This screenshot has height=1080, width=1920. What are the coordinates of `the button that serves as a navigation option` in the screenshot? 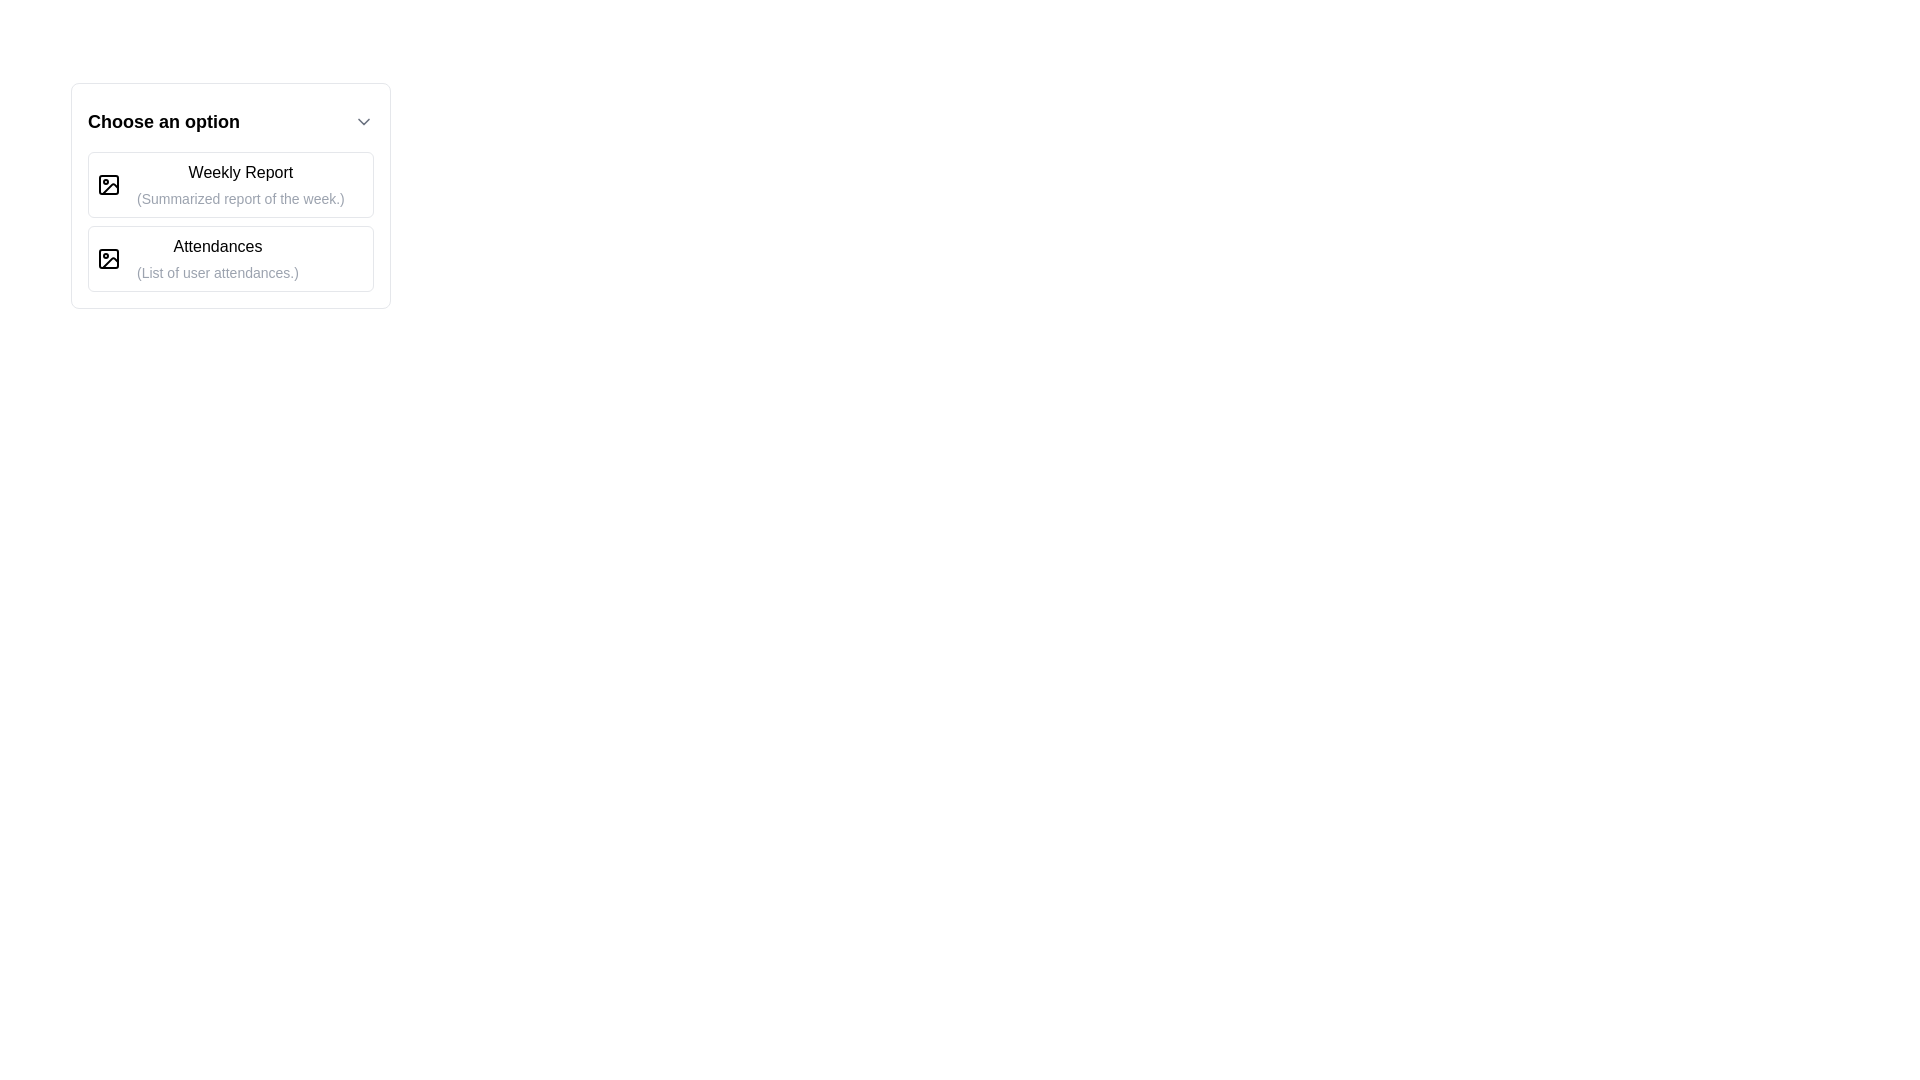 It's located at (230, 257).